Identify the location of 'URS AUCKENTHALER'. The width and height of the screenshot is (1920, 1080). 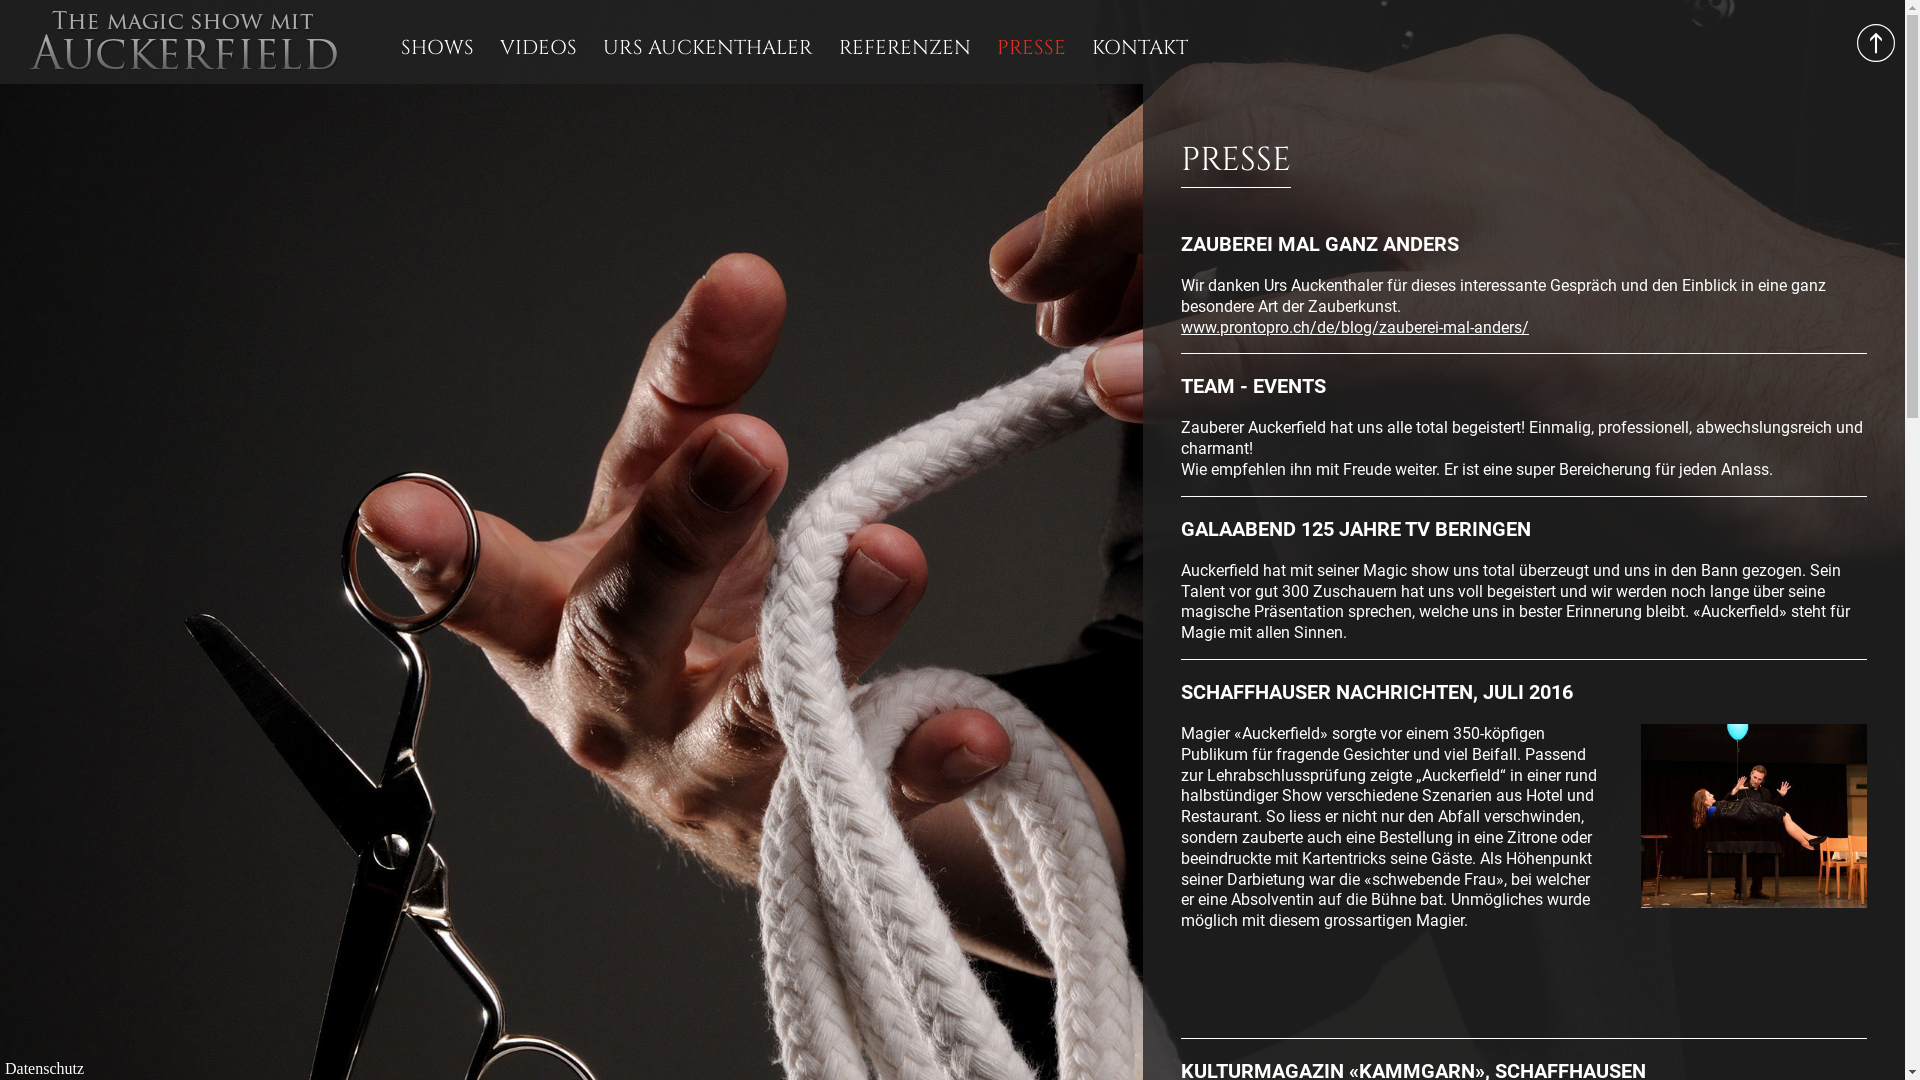
(708, 46).